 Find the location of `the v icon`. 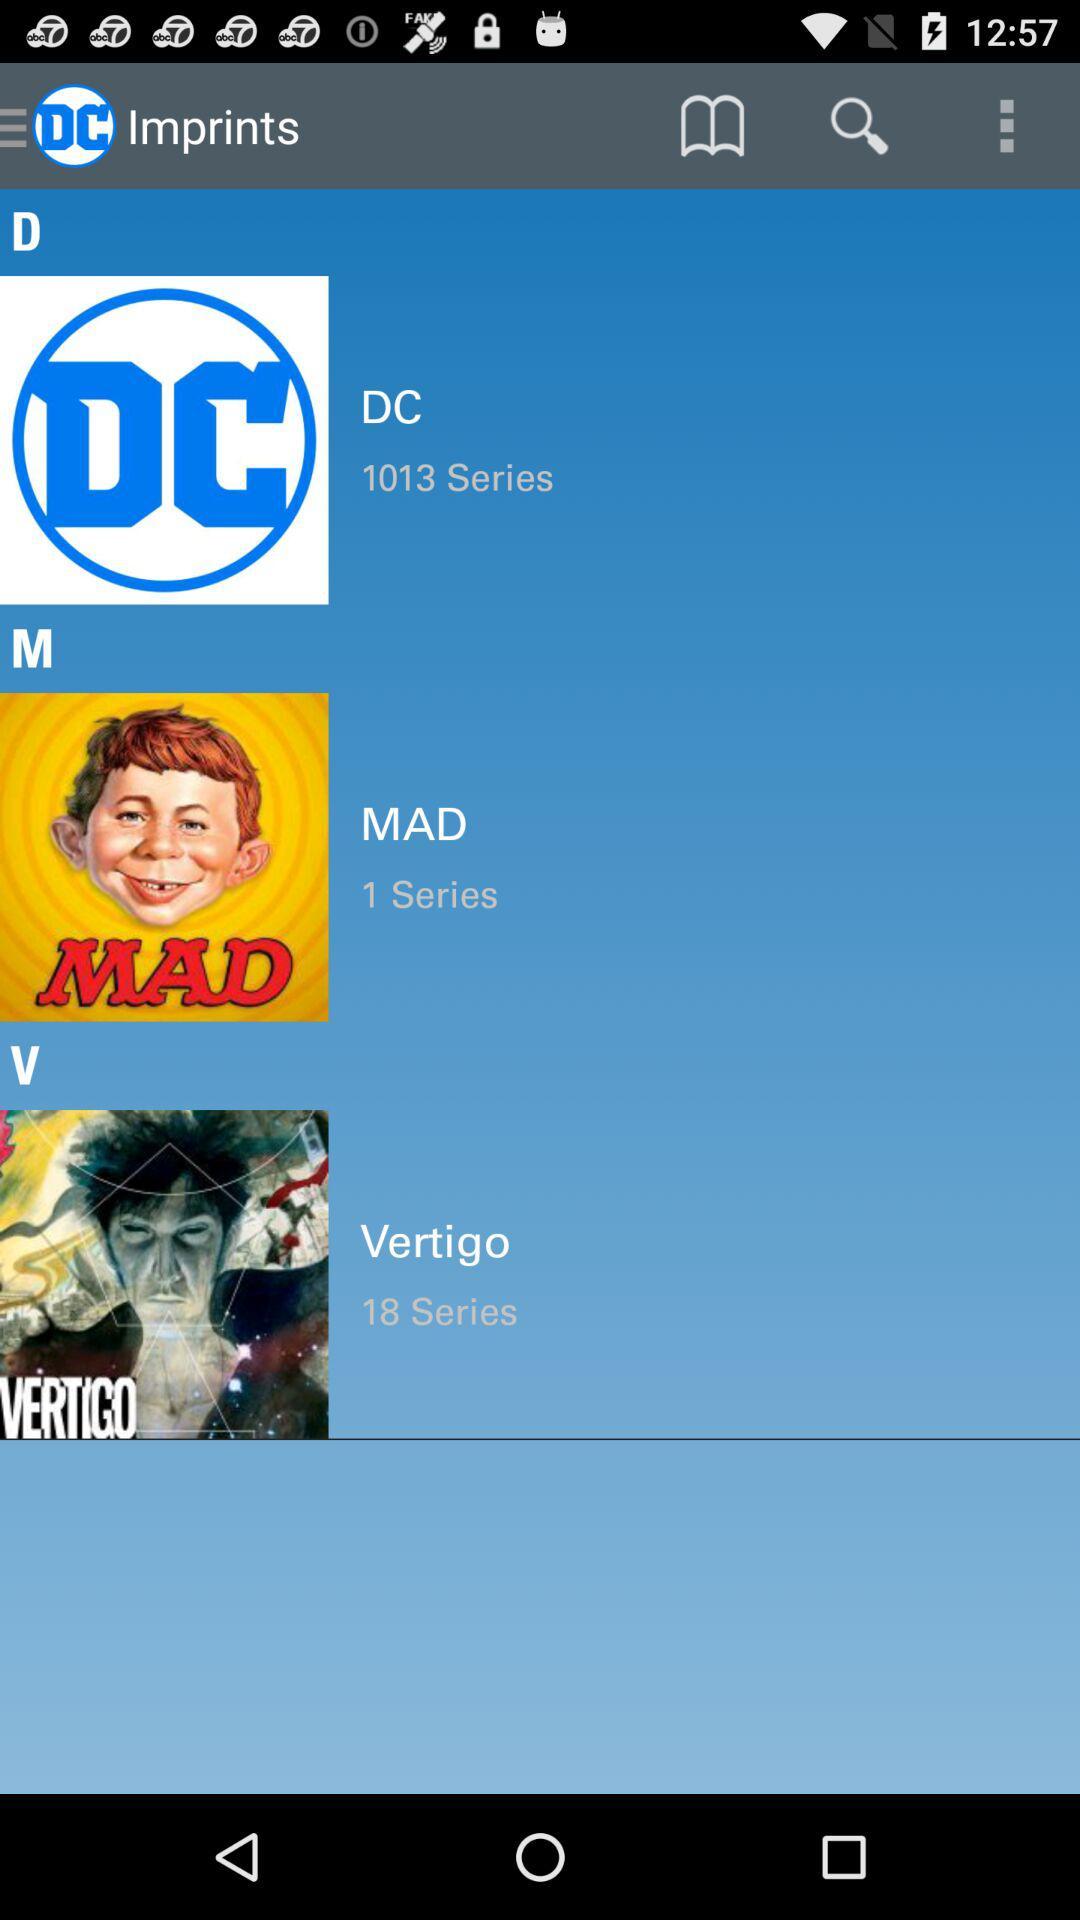

the v icon is located at coordinates (540, 1064).